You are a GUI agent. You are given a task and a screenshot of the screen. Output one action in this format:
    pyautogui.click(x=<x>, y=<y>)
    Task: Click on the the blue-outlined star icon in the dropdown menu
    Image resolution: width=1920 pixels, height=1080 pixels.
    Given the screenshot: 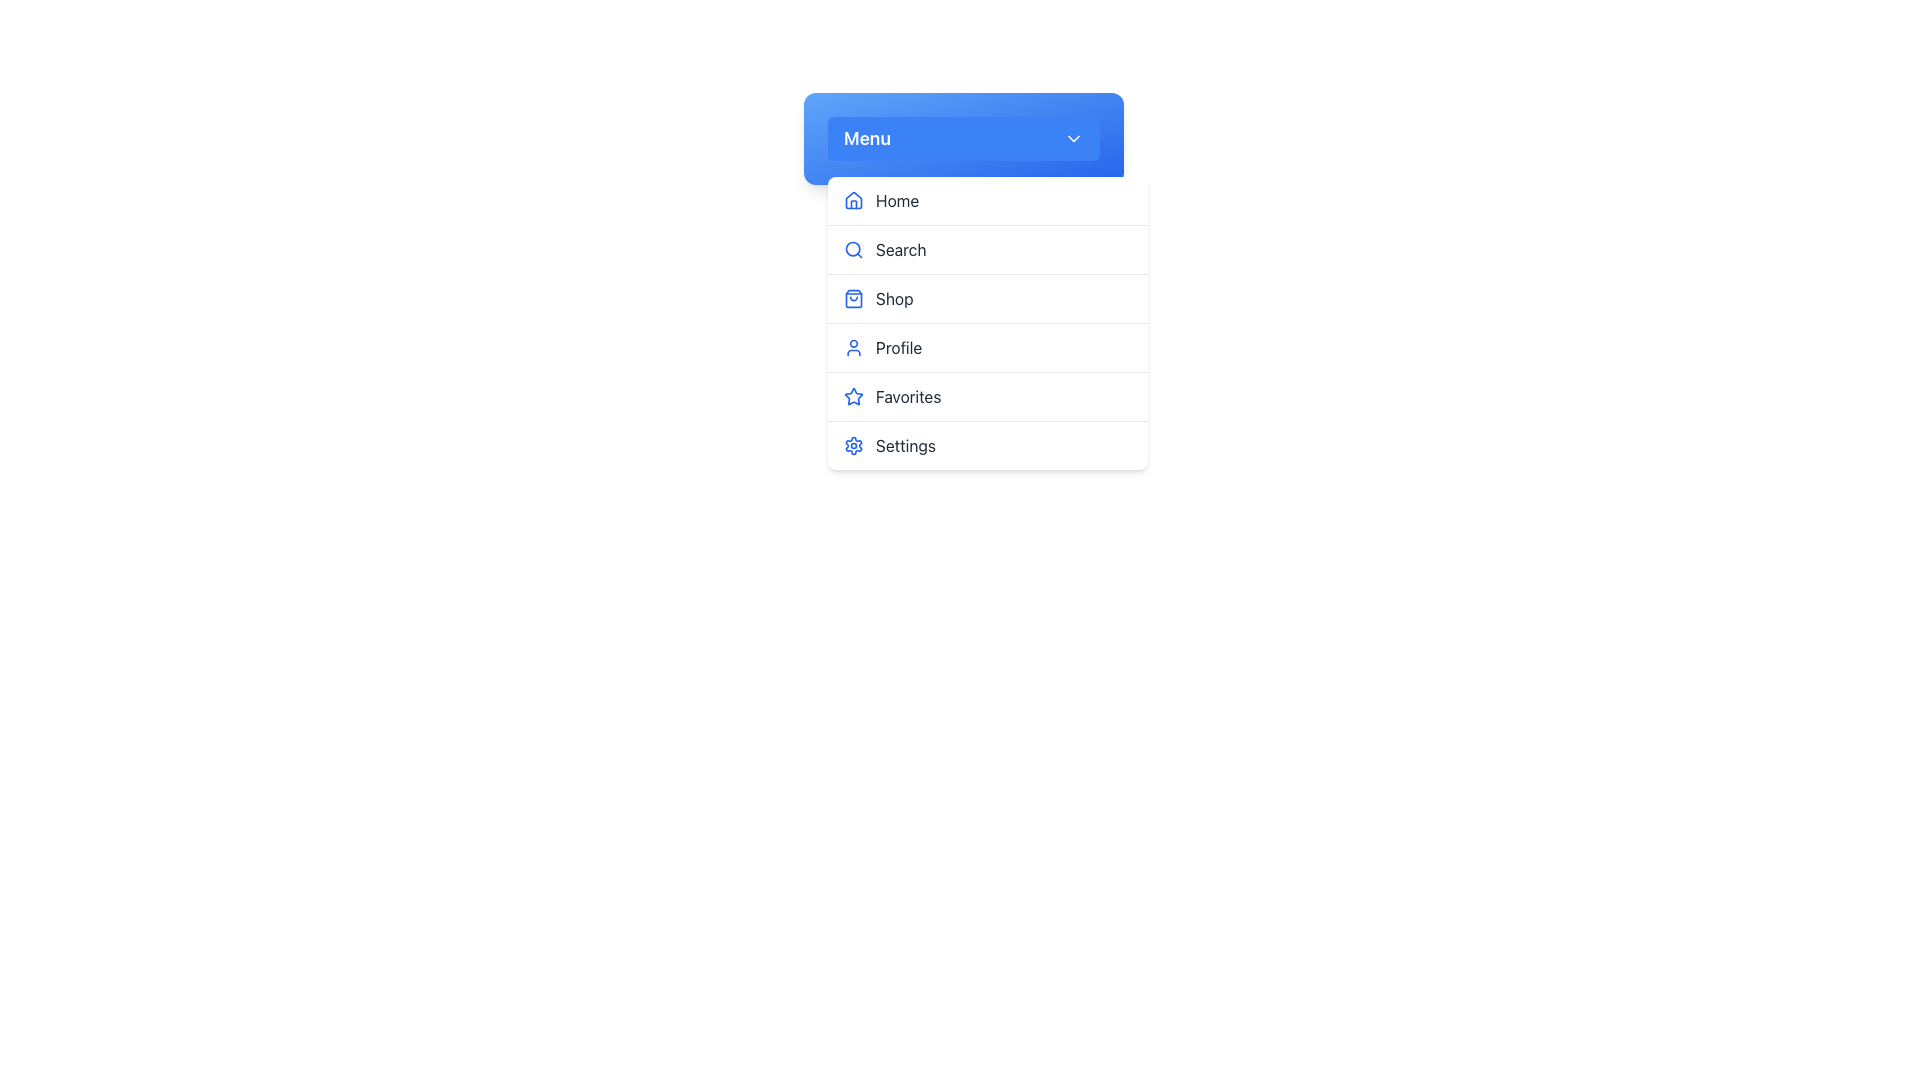 What is the action you would take?
    pyautogui.click(x=854, y=396)
    